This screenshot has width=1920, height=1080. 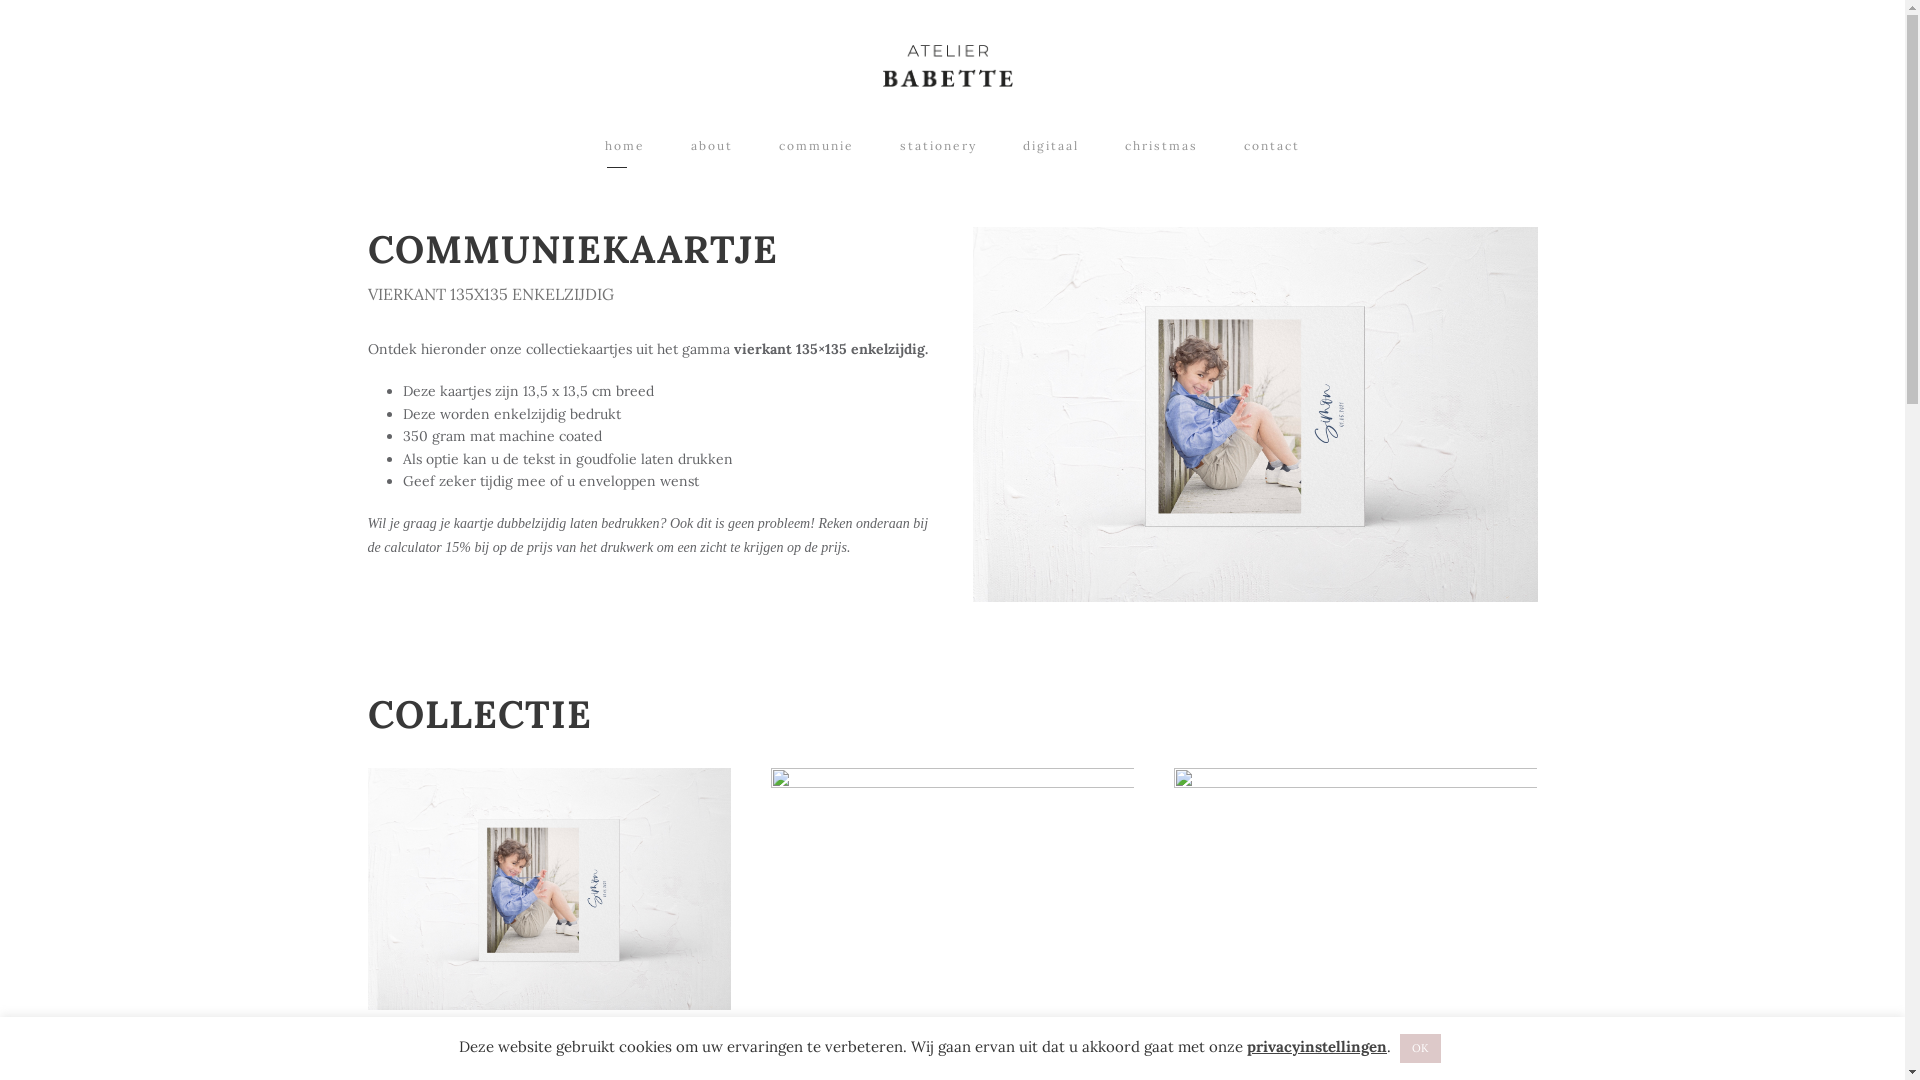 I want to click on 'stationery', so click(x=899, y=149).